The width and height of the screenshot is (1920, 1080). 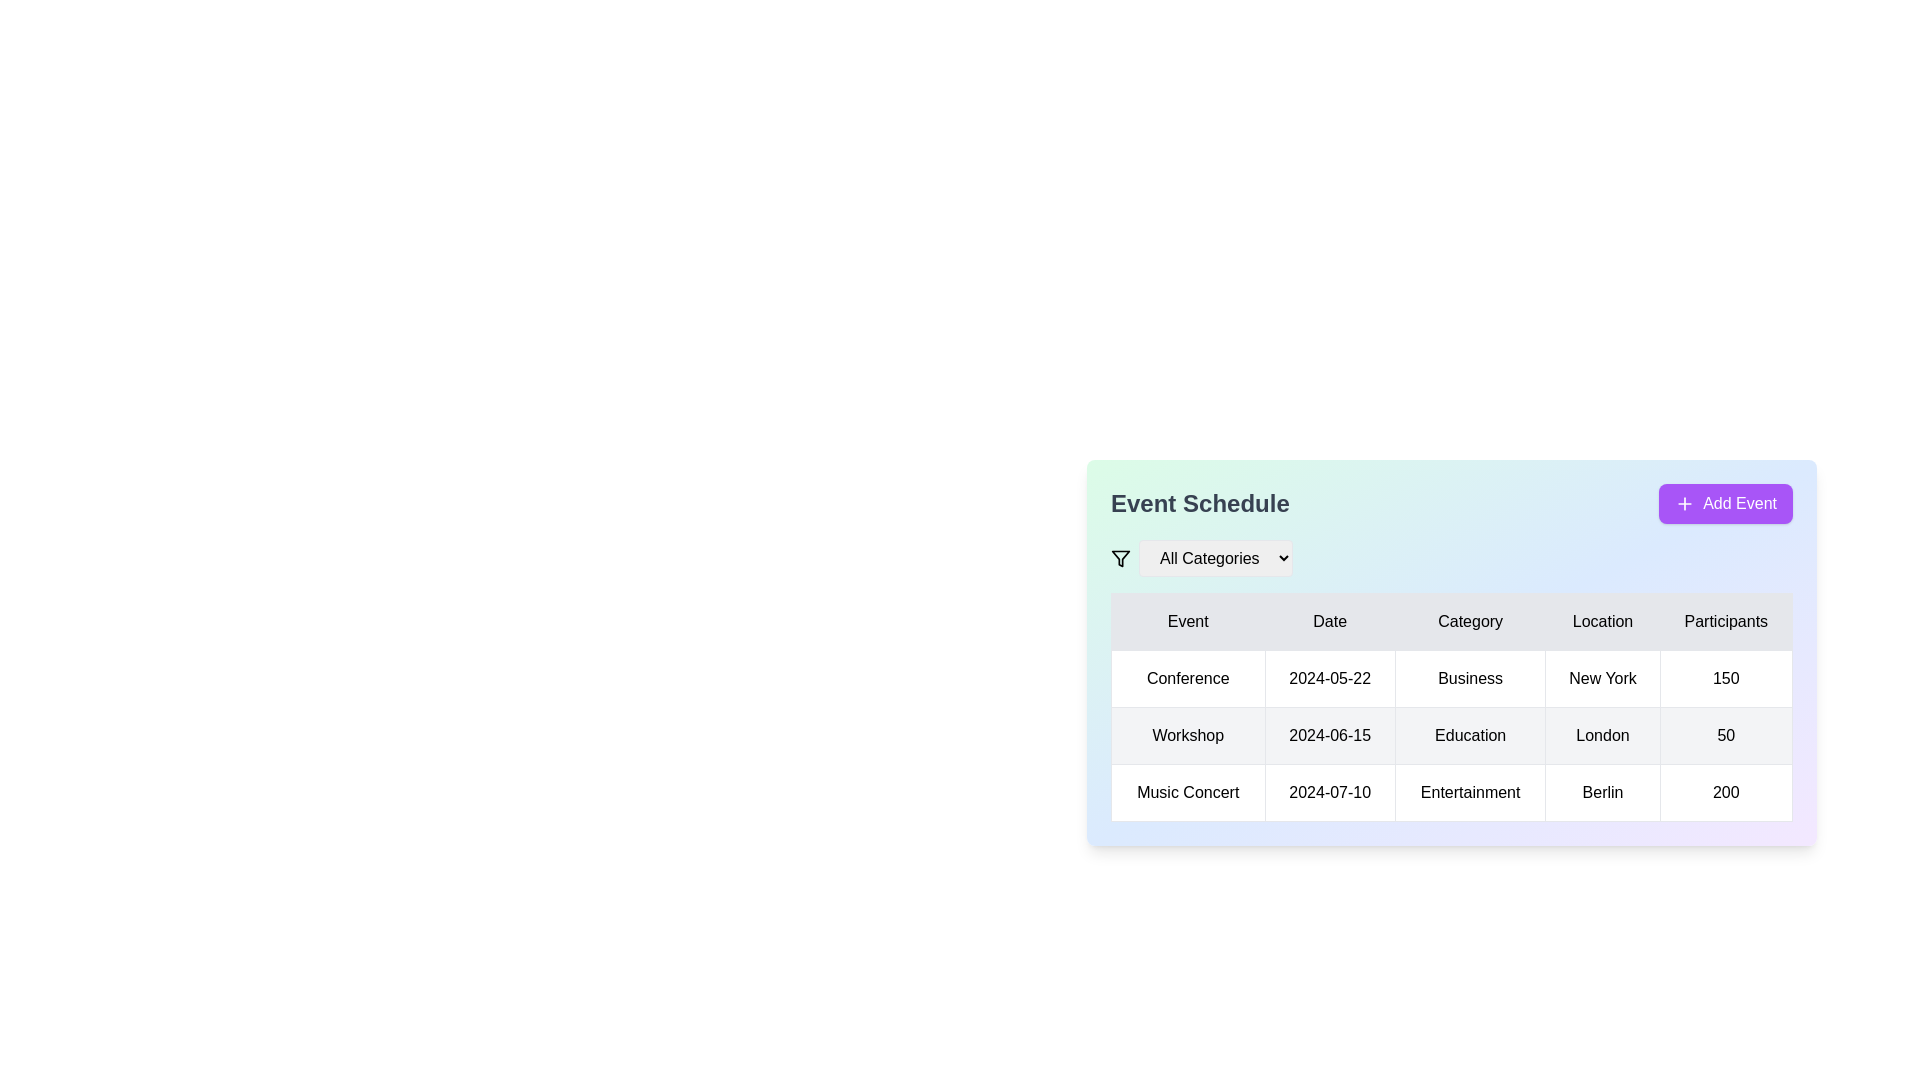 I want to click on the add event icon located to the left of the 'Add Event' label within the purple button in the top-right corner of the 'Event Schedule' section, so click(x=1684, y=503).